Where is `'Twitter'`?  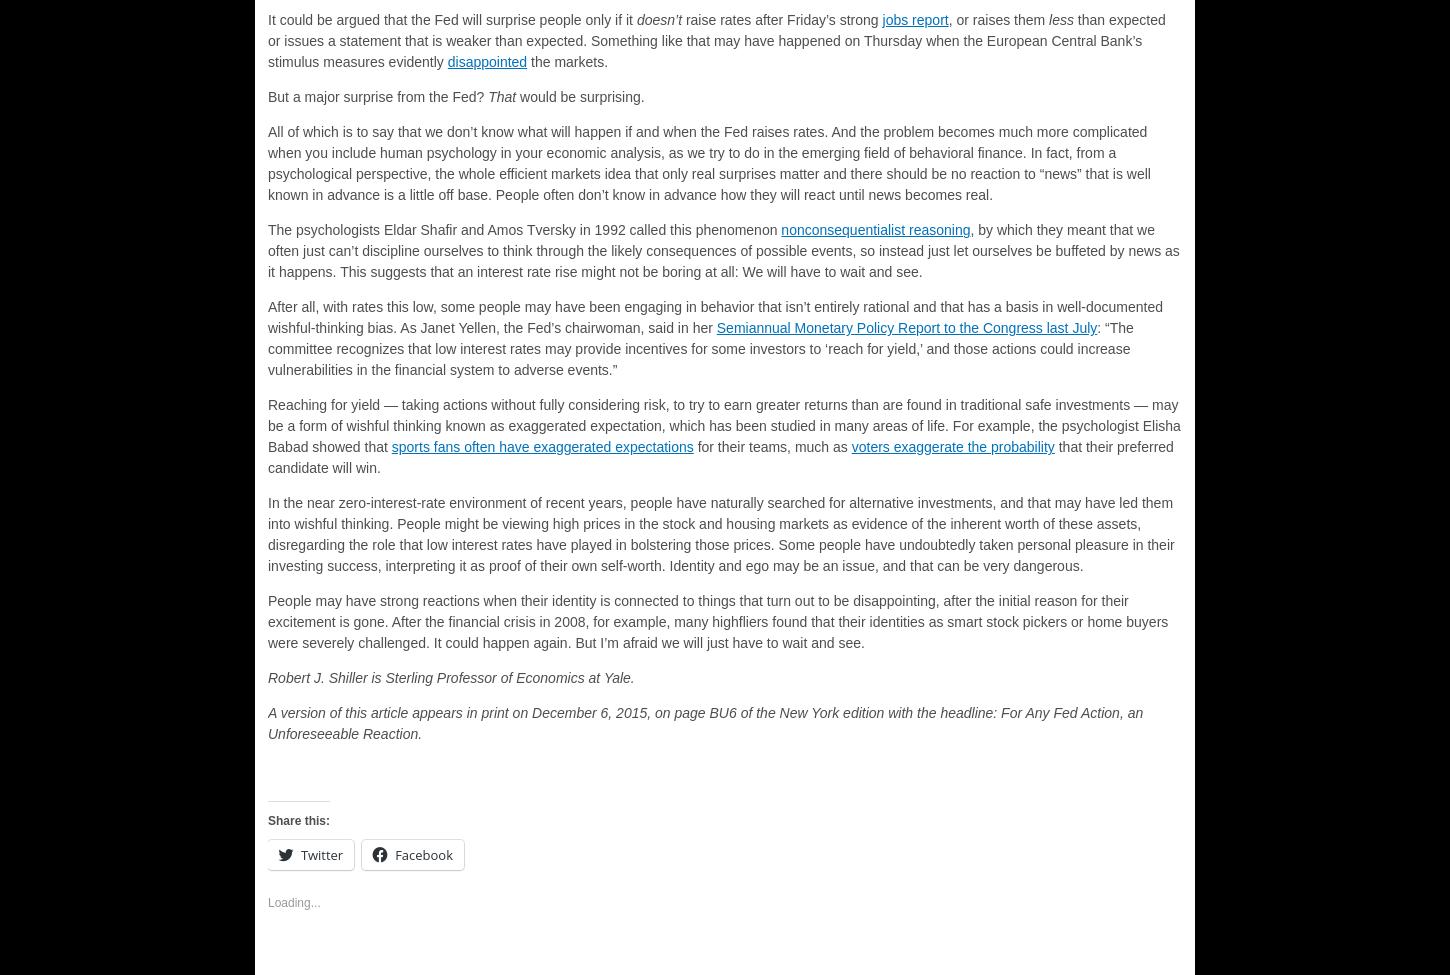
'Twitter' is located at coordinates (322, 854).